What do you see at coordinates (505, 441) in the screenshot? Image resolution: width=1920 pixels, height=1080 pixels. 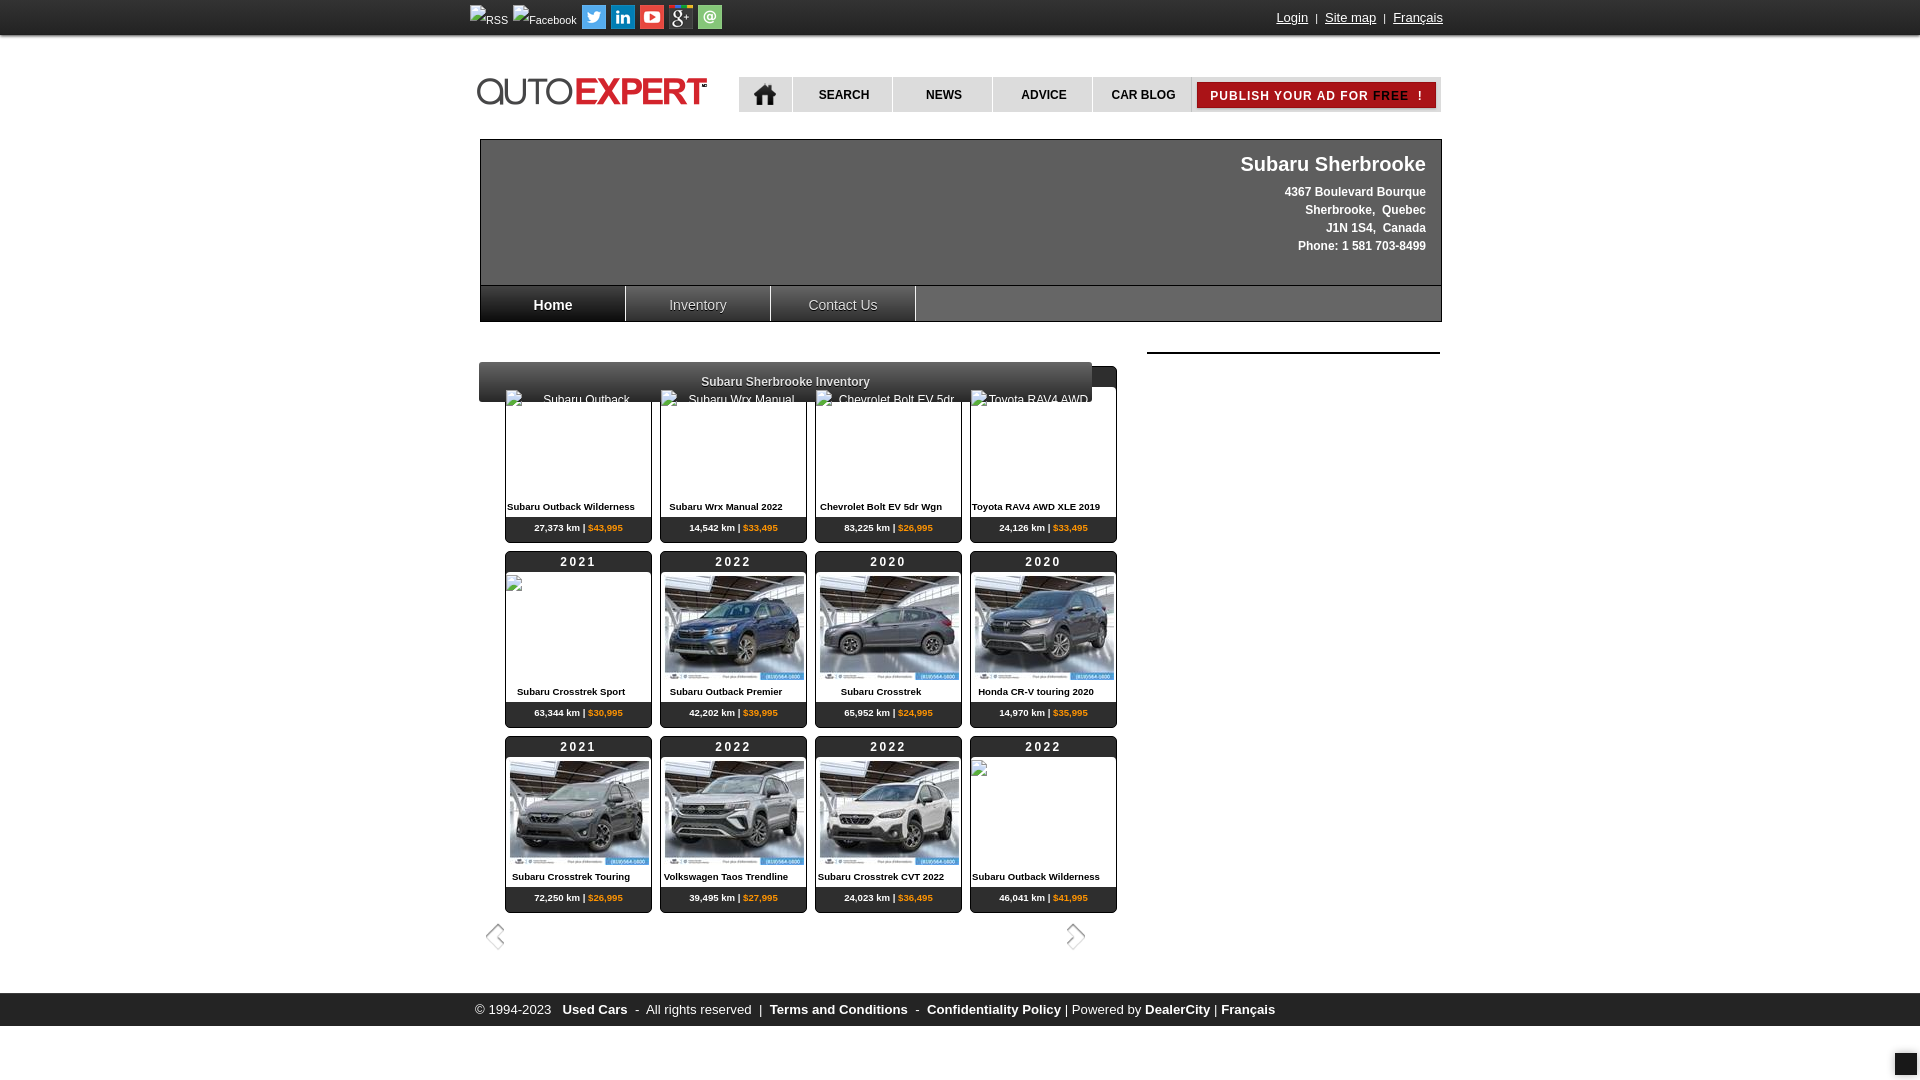 I see `'2023` at bounding box center [505, 441].